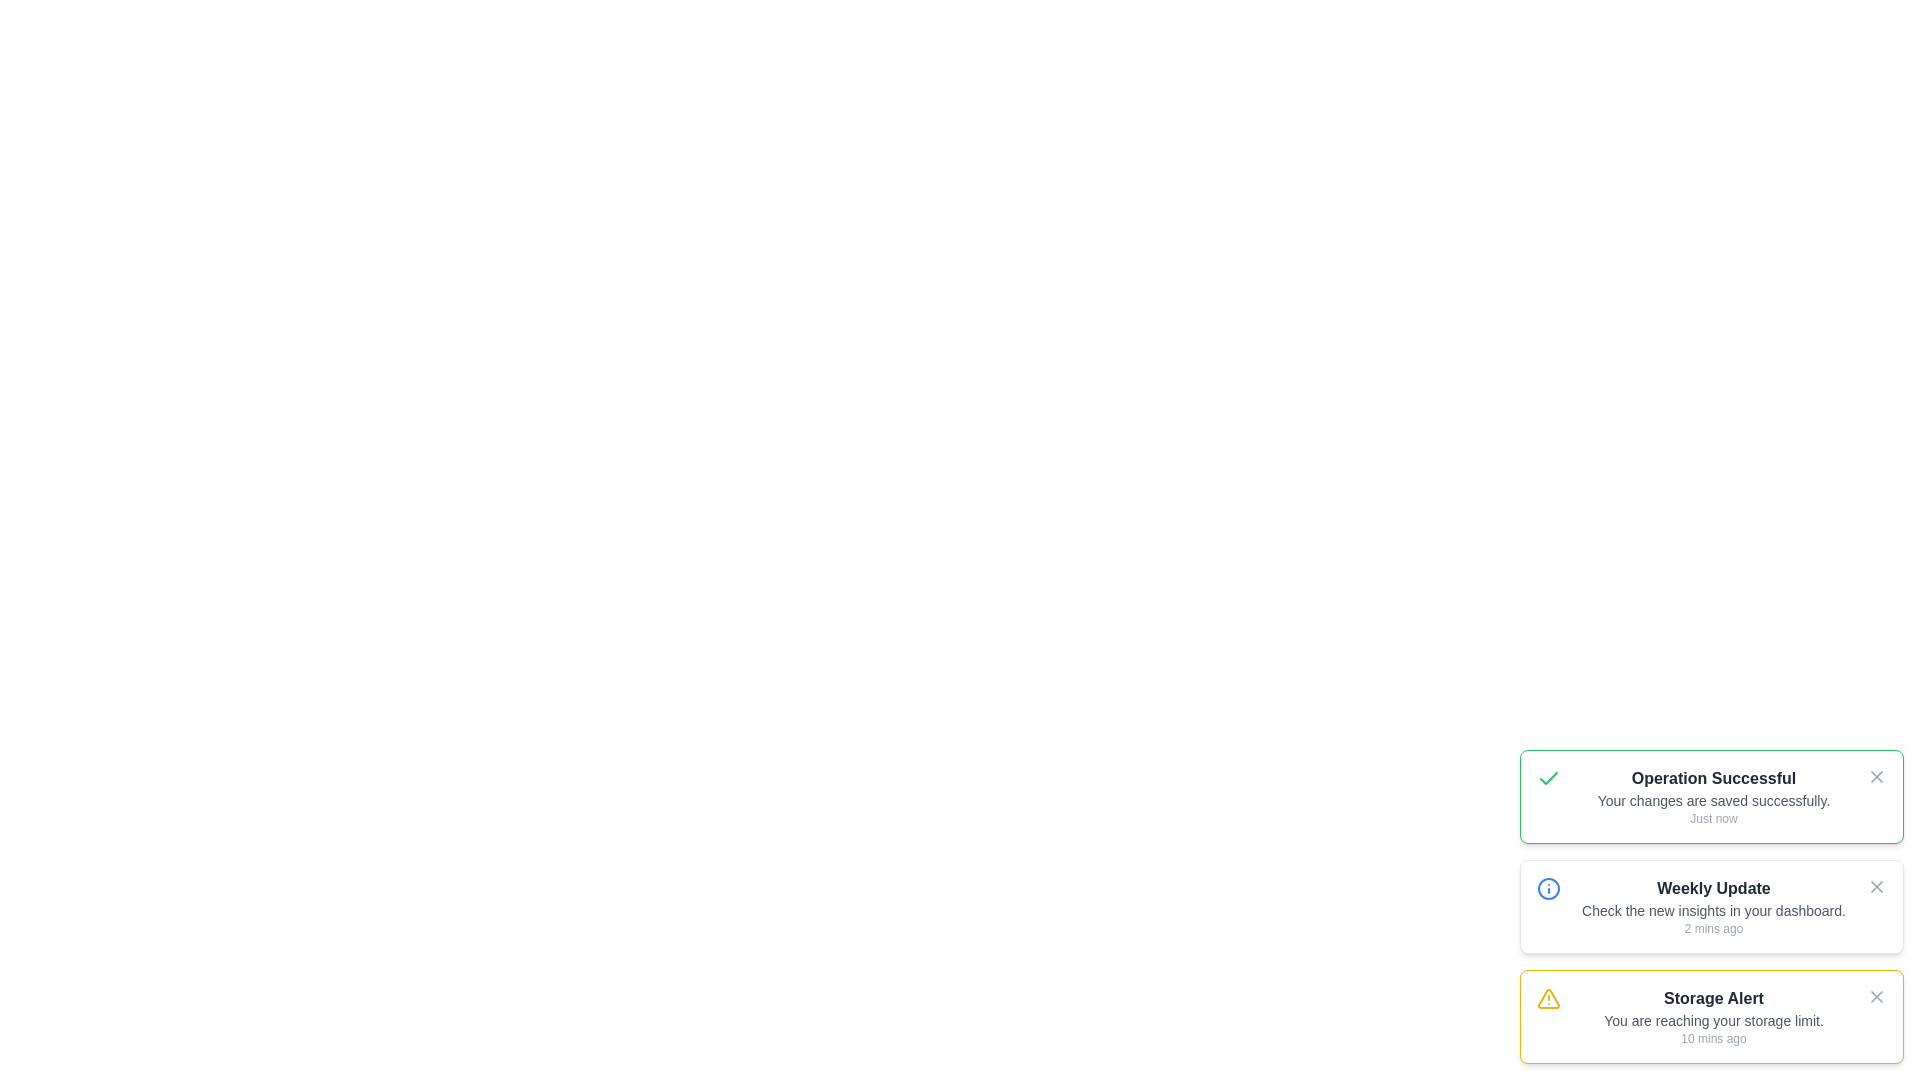  Describe the element at coordinates (1548, 778) in the screenshot. I see `the green checkmark icon located in the notification card titled 'Operation Successful' at the top of the notification stack in the bottom-right corner of the interface` at that location.